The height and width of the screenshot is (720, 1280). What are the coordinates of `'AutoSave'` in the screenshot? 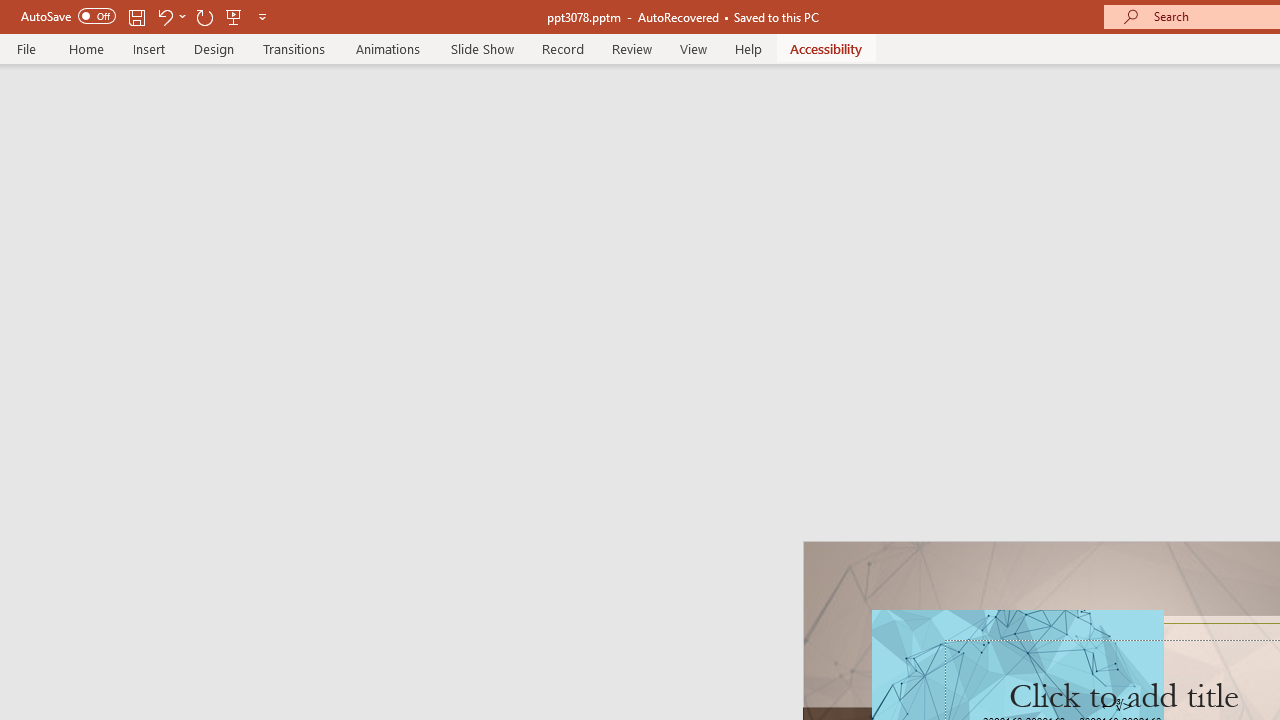 It's located at (68, 16).